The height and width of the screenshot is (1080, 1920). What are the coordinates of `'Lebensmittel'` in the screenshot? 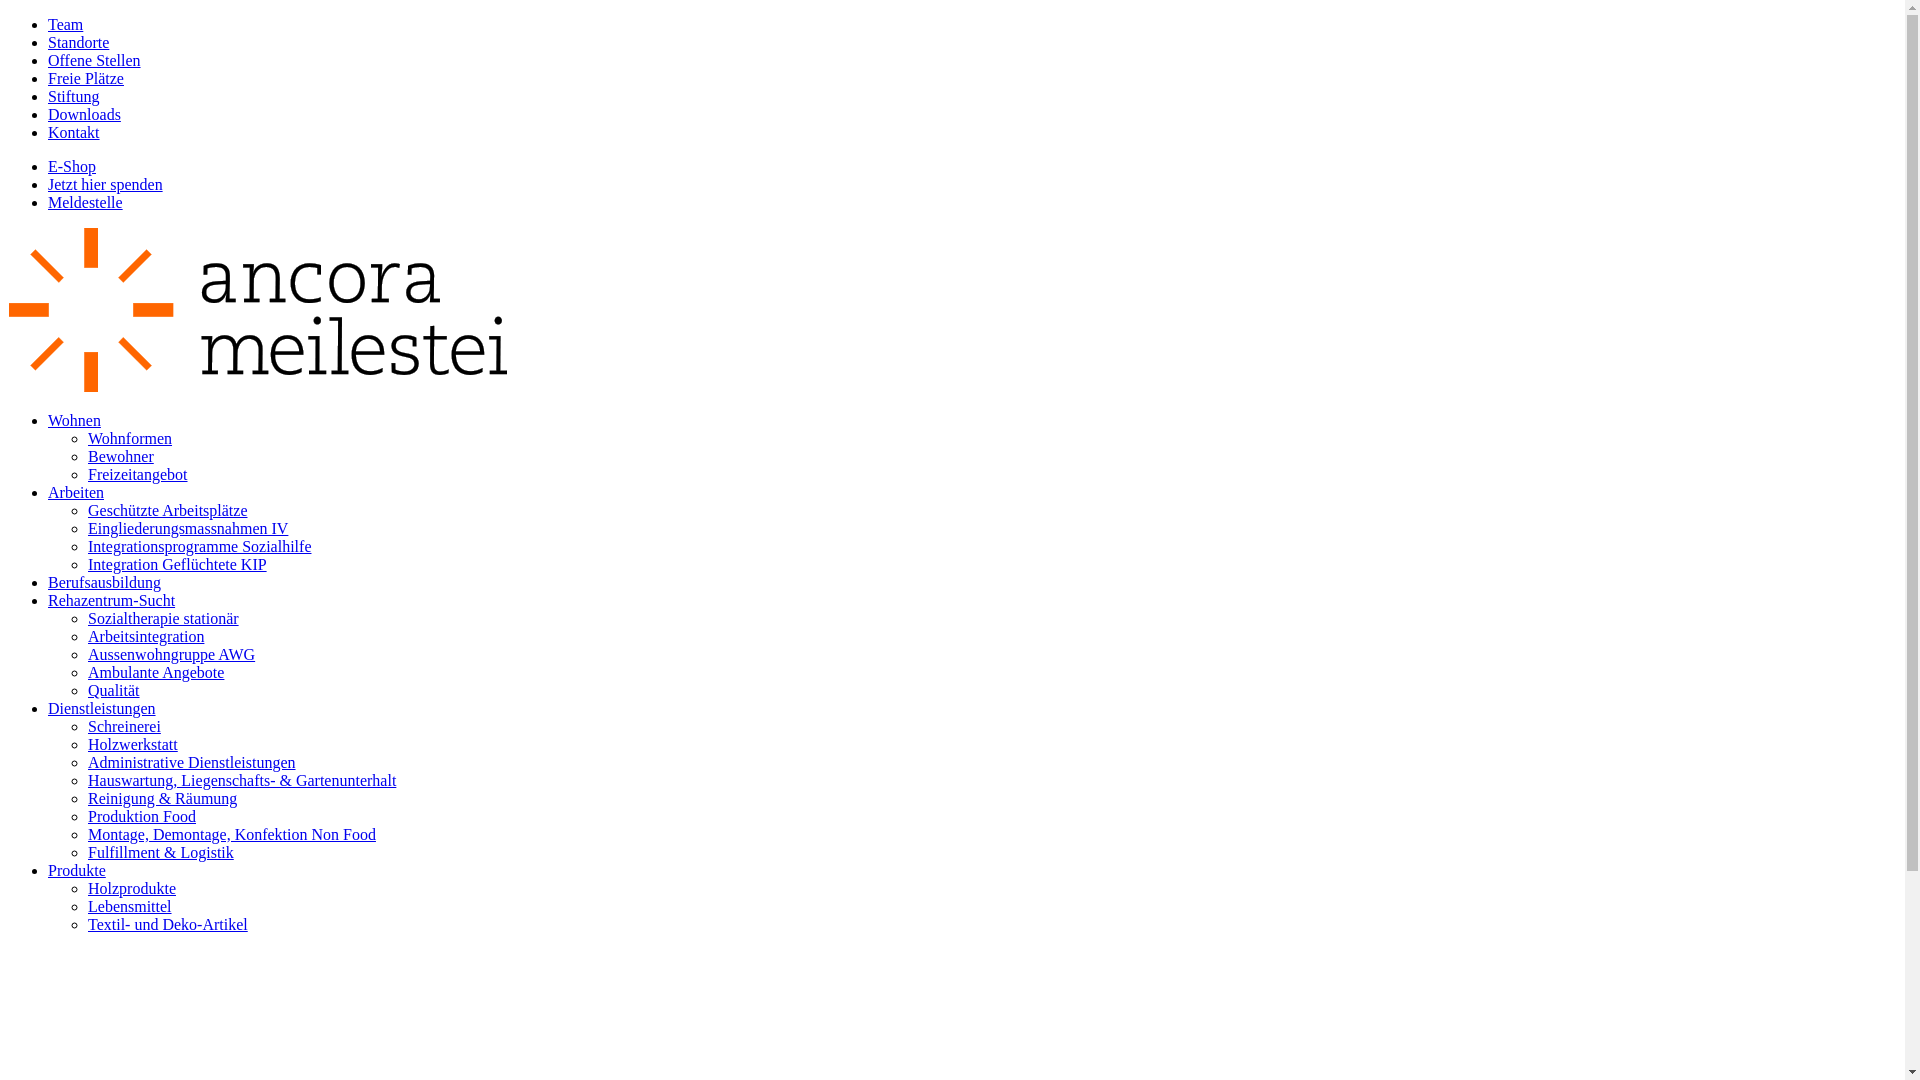 It's located at (128, 906).